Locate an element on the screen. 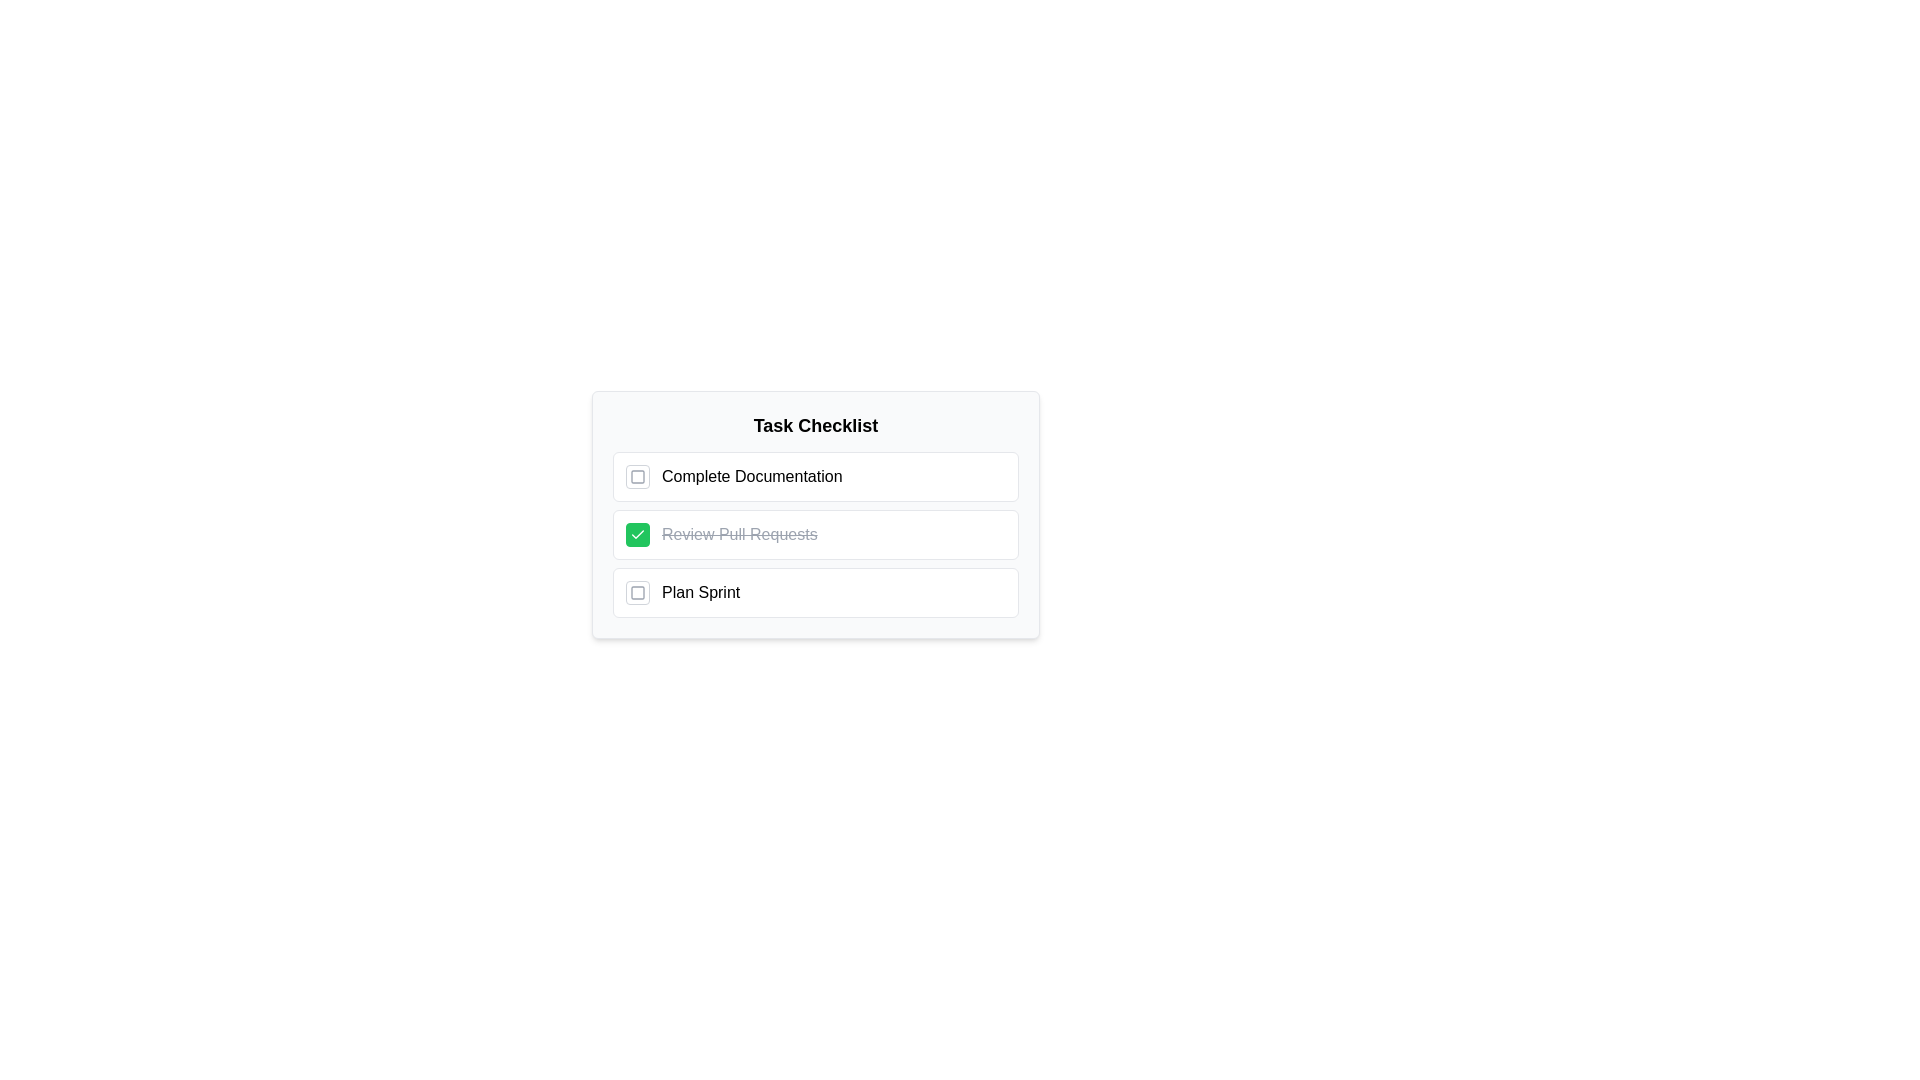 The width and height of the screenshot is (1920, 1080). the second checklist item labeled 'Review Pull Requests' is located at coordinates (816, 534).